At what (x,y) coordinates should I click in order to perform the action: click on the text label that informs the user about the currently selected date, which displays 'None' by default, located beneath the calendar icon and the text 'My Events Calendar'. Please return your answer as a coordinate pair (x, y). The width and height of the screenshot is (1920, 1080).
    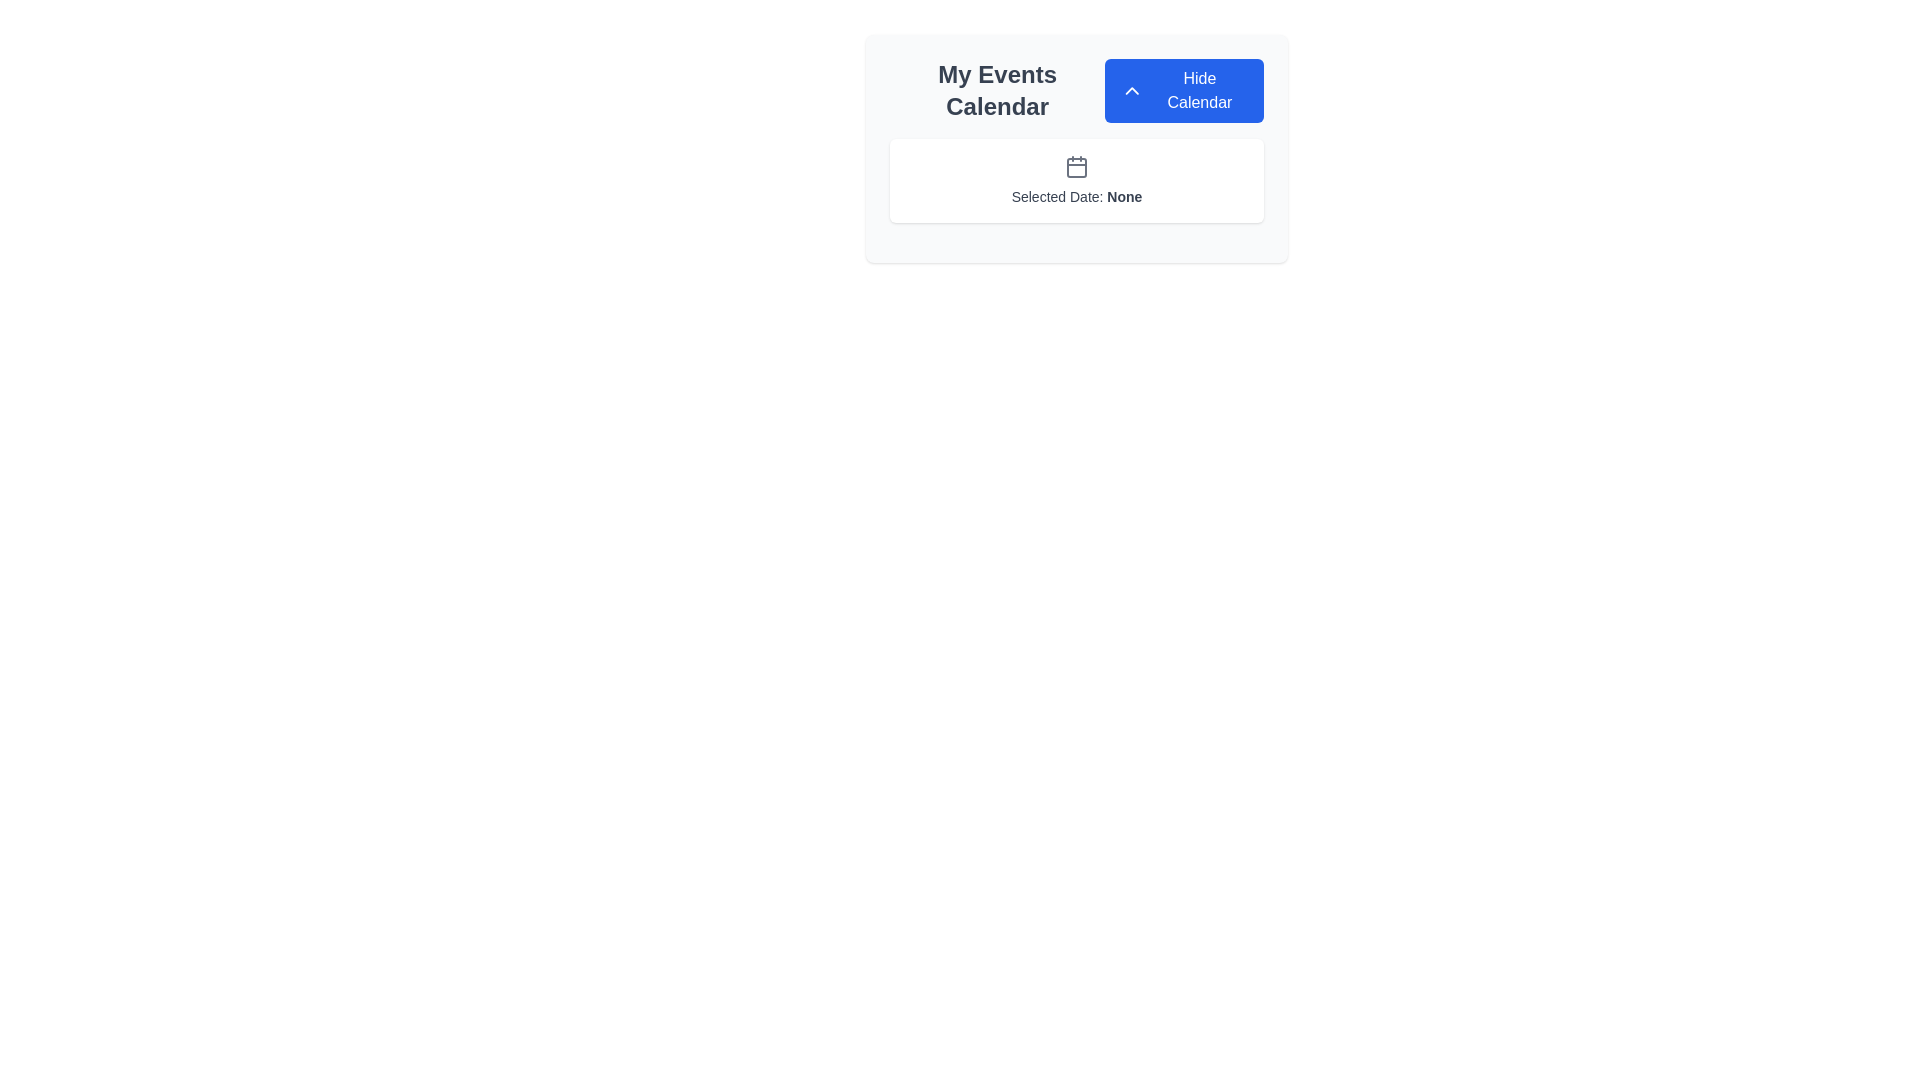
    Looking at the image, I should click on (1075, 196).